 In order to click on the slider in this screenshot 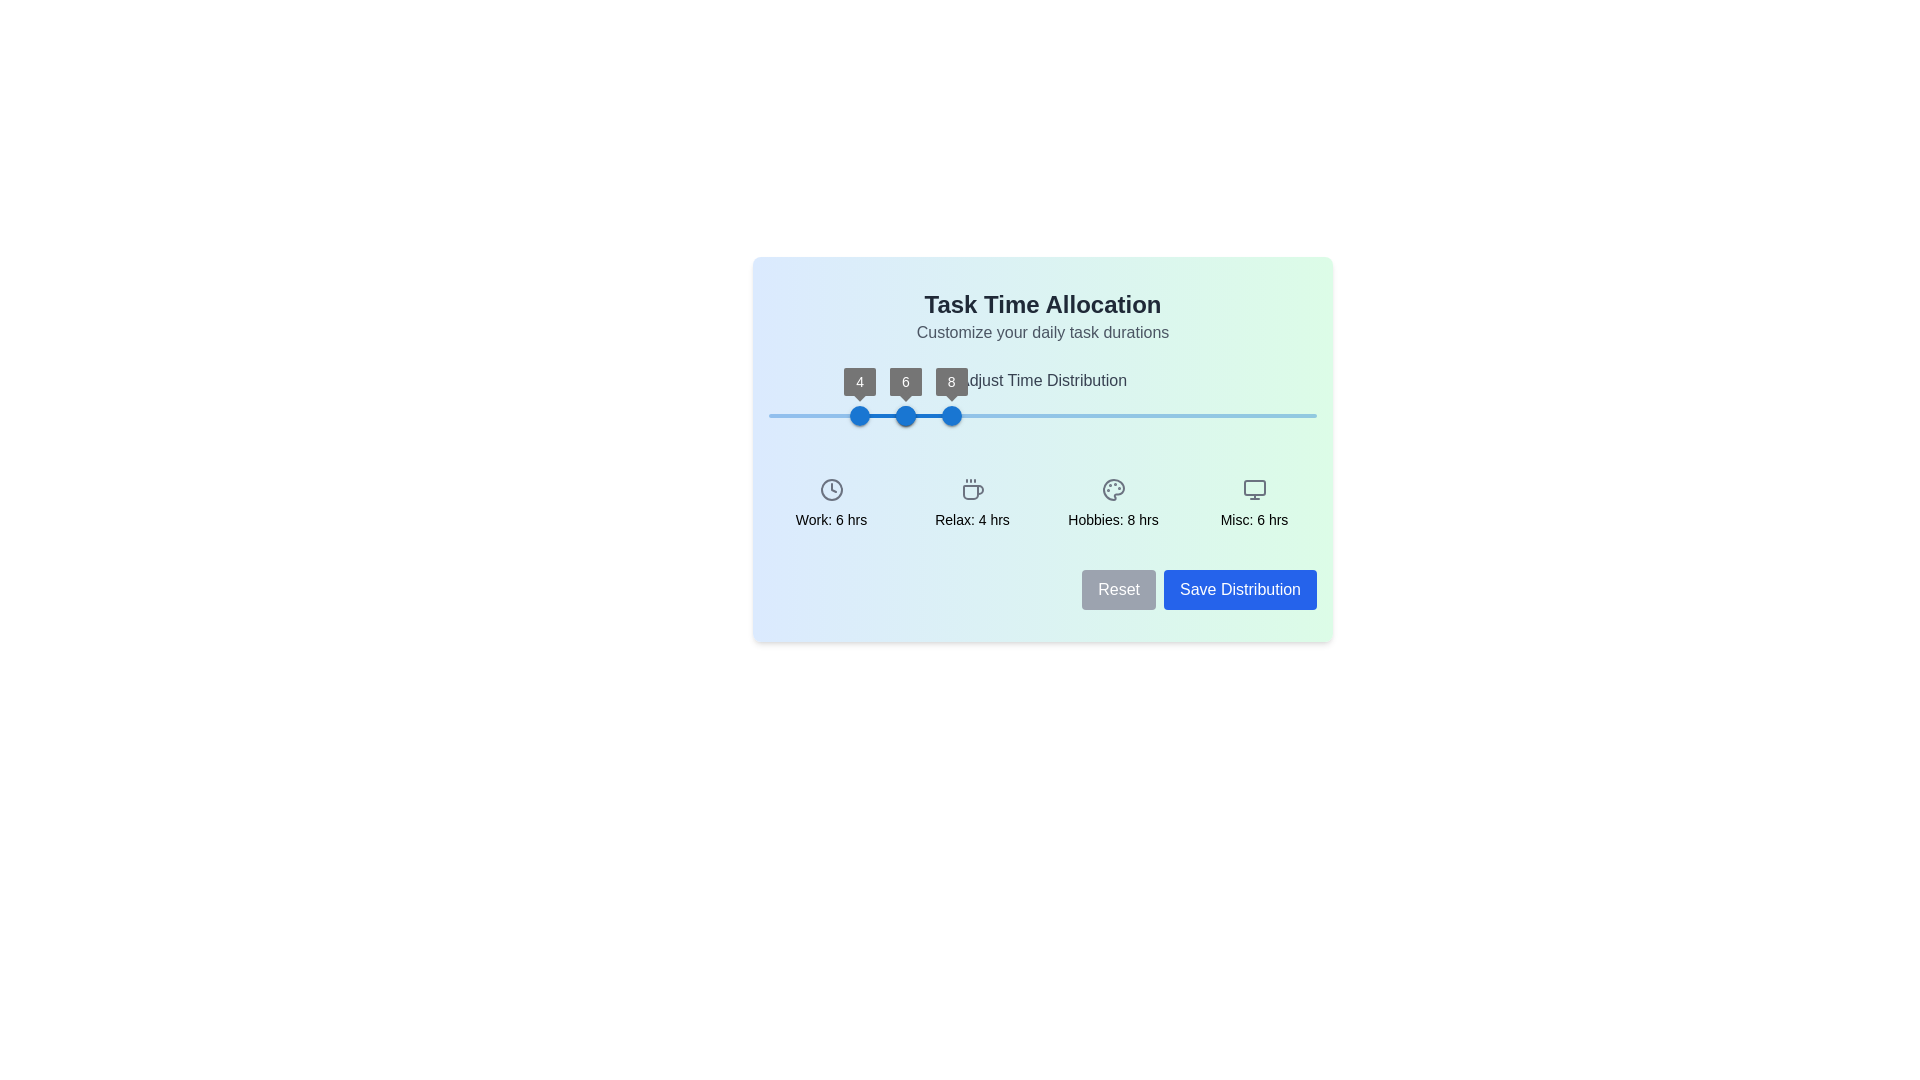, I will do `click(899, 400)`.